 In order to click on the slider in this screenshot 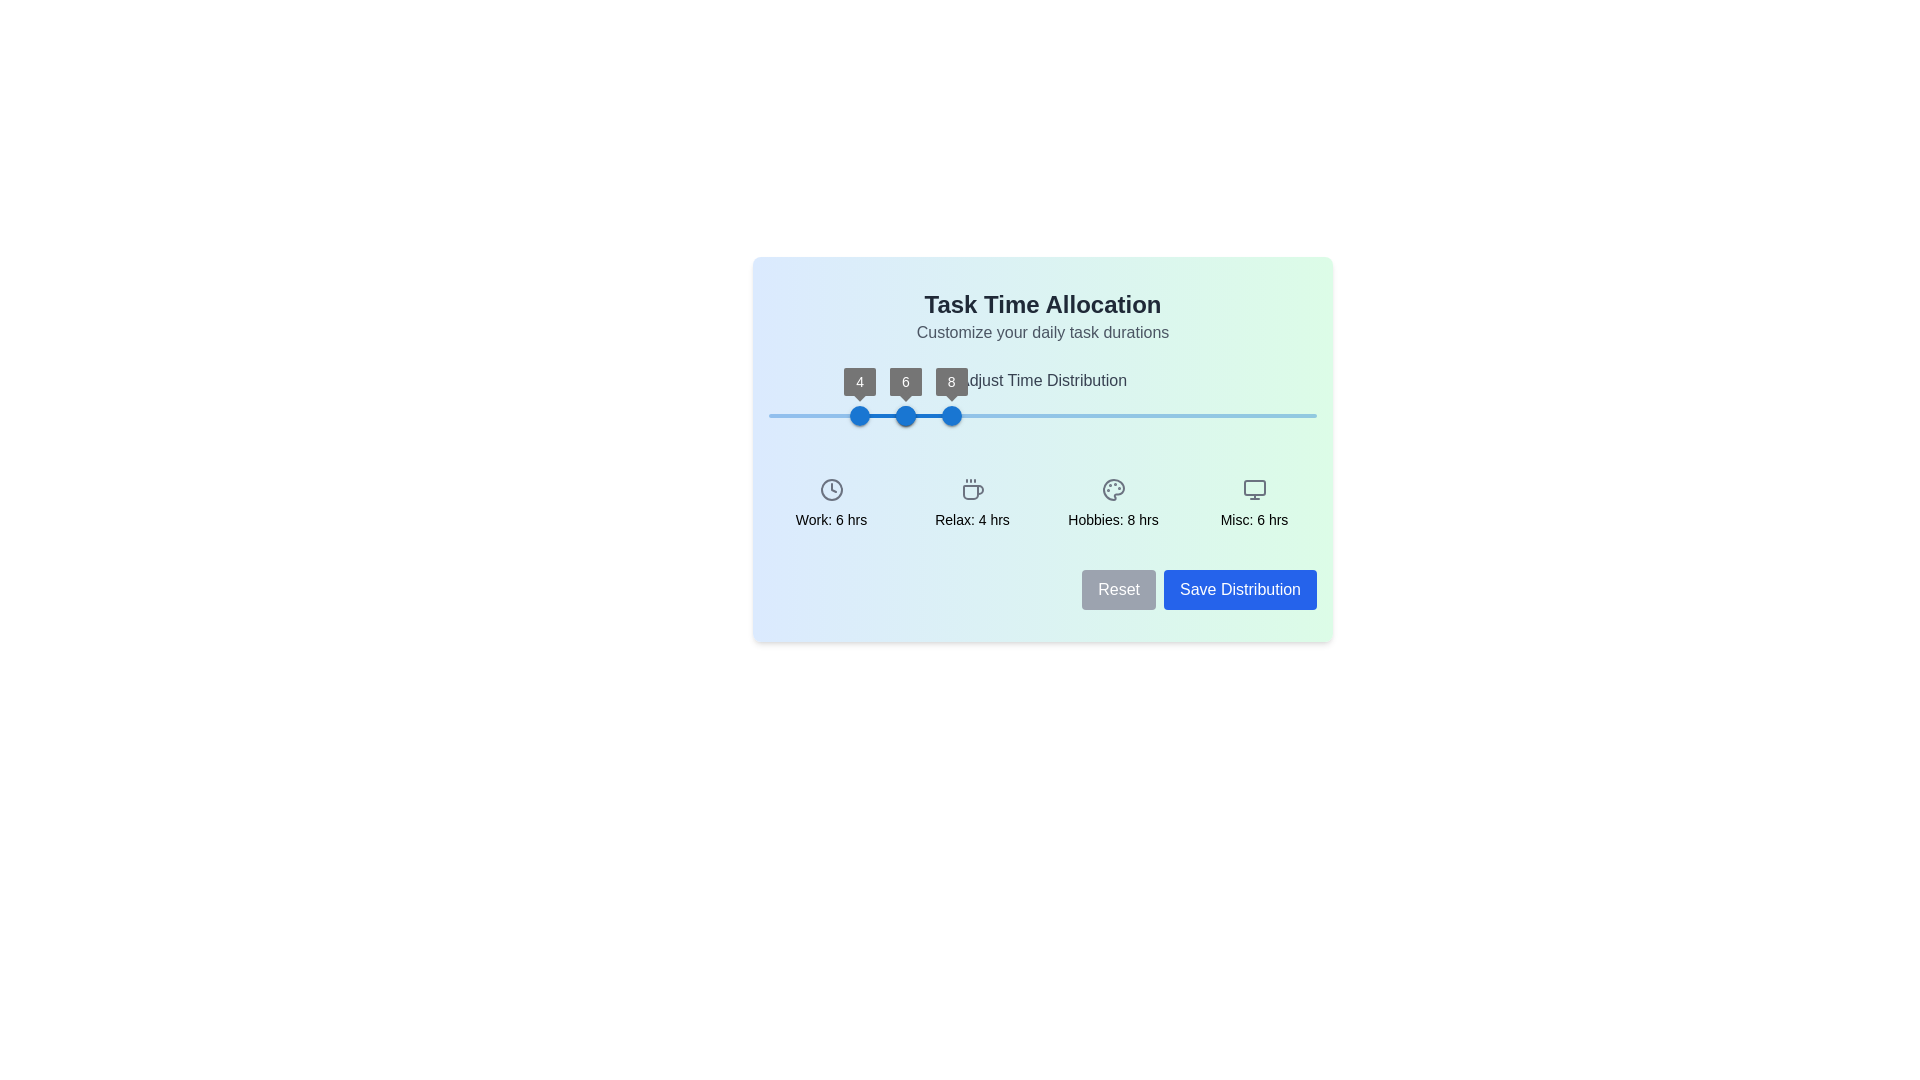, I will do `click(899, 400)`.